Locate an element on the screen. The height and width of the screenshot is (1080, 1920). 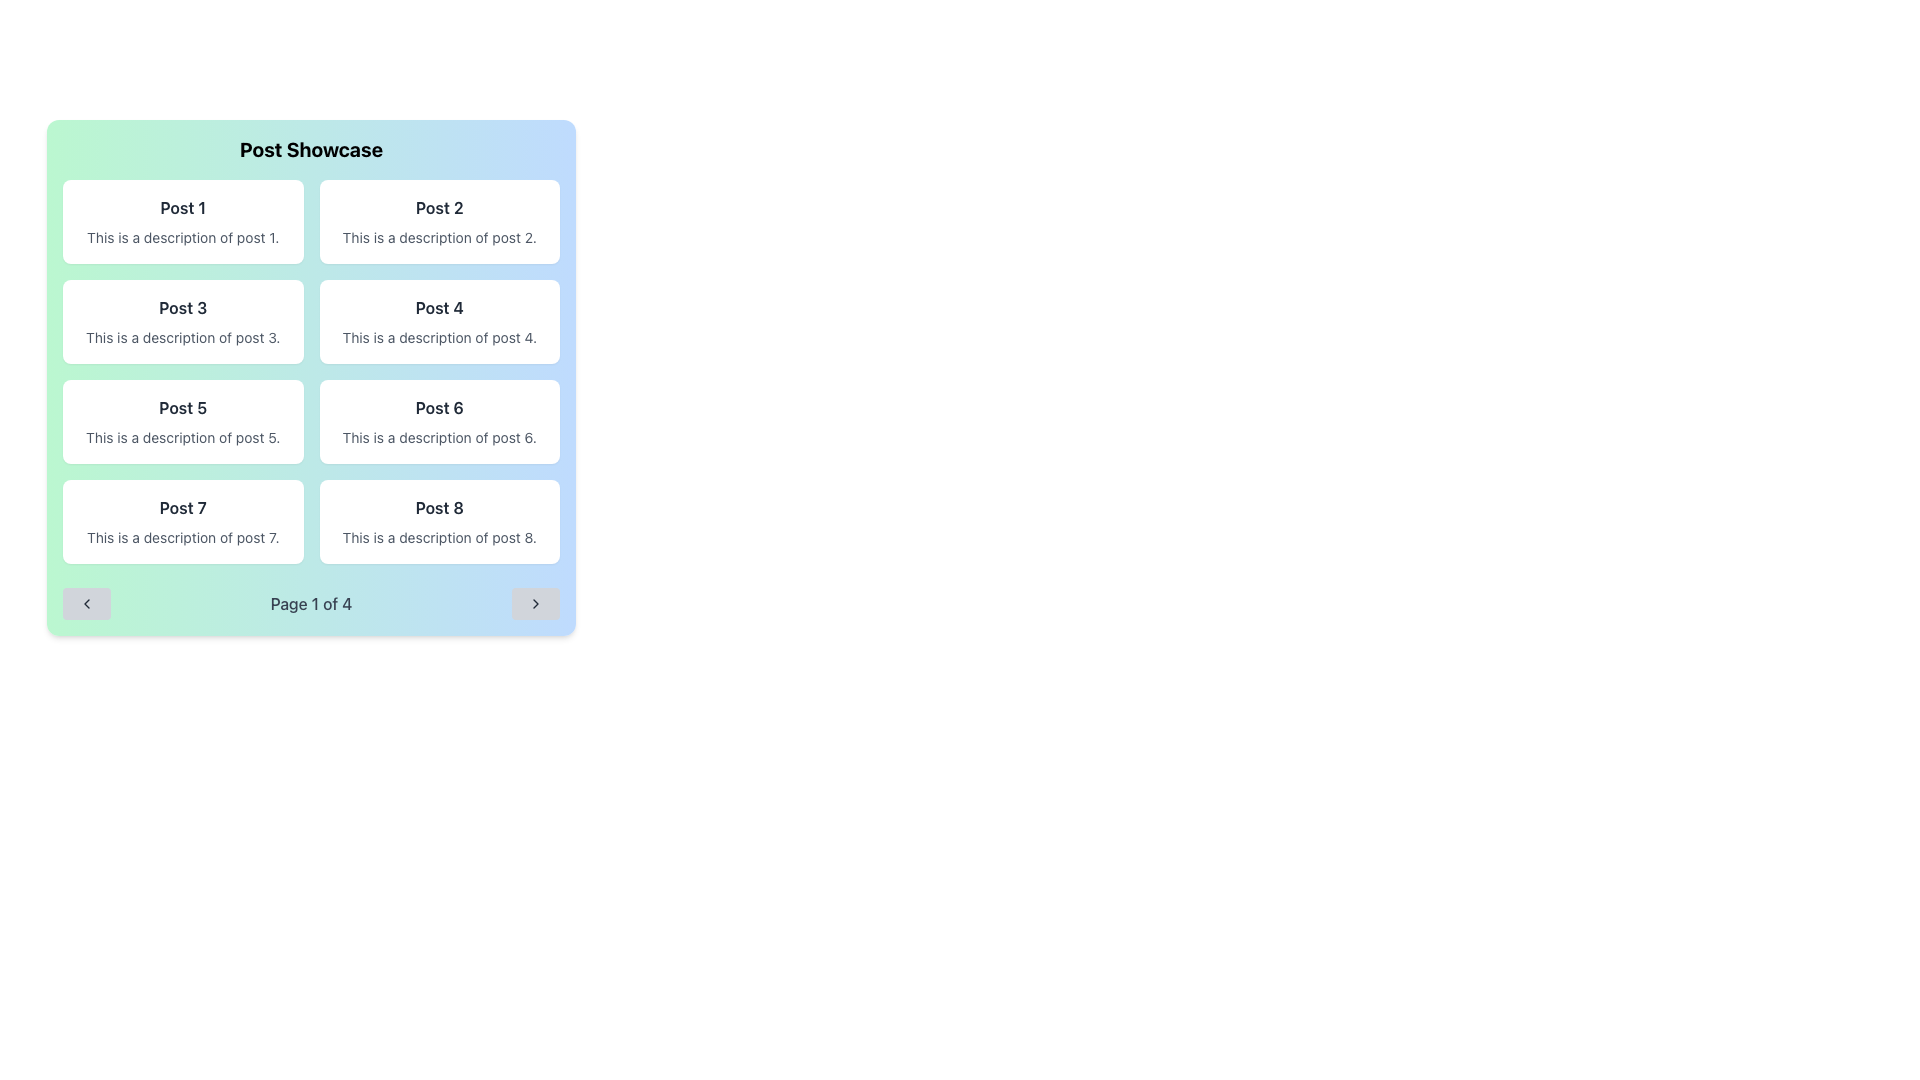
the 'Post 6' text label, which is styled in bold dark gray on a white background, located is located at coordinates (438, 407).